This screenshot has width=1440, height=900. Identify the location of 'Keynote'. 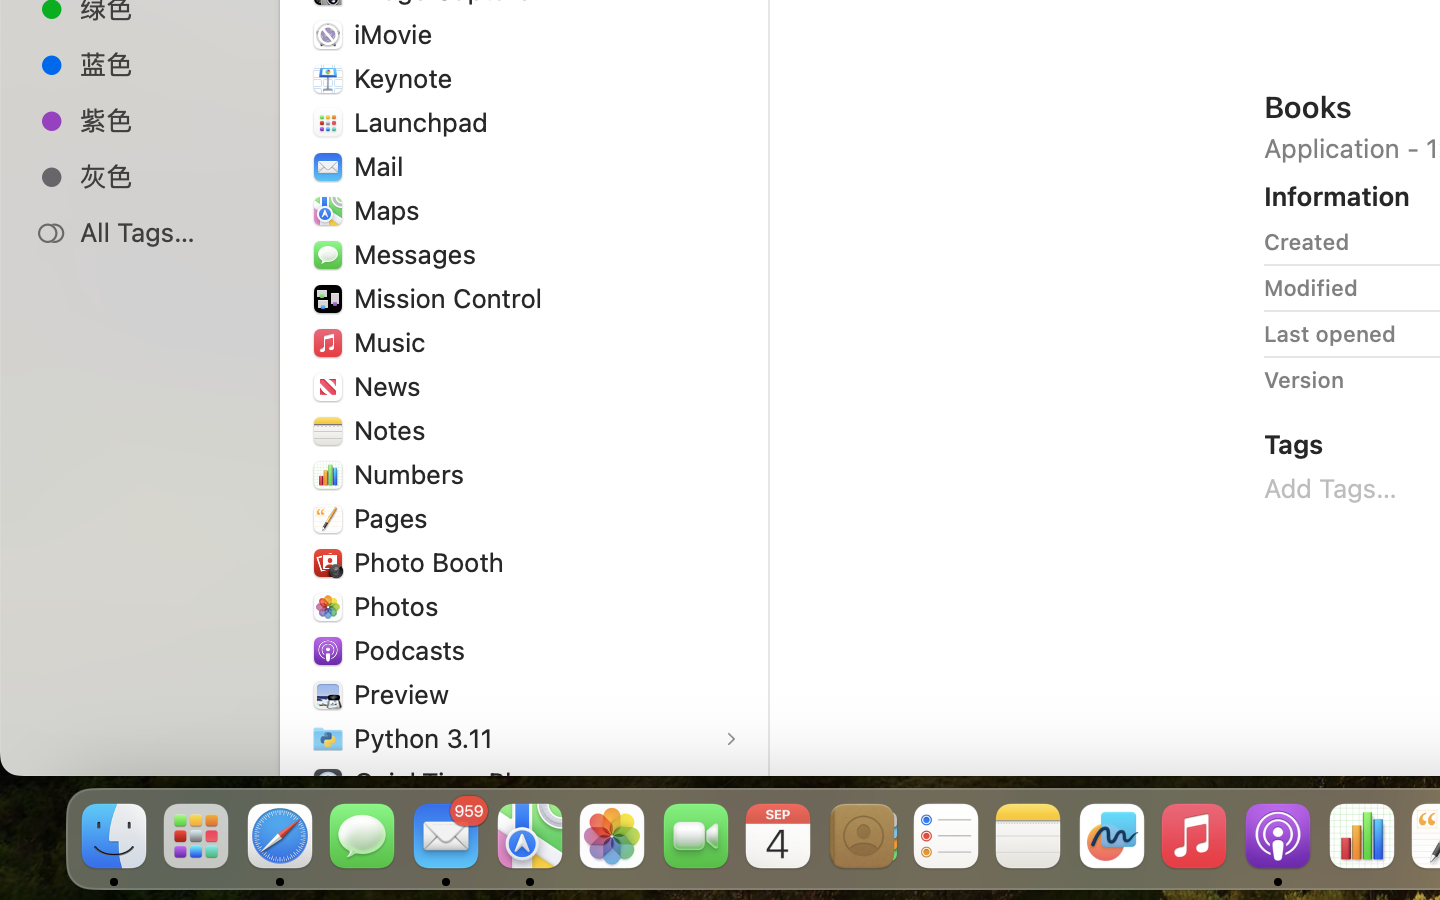
(406, 77).